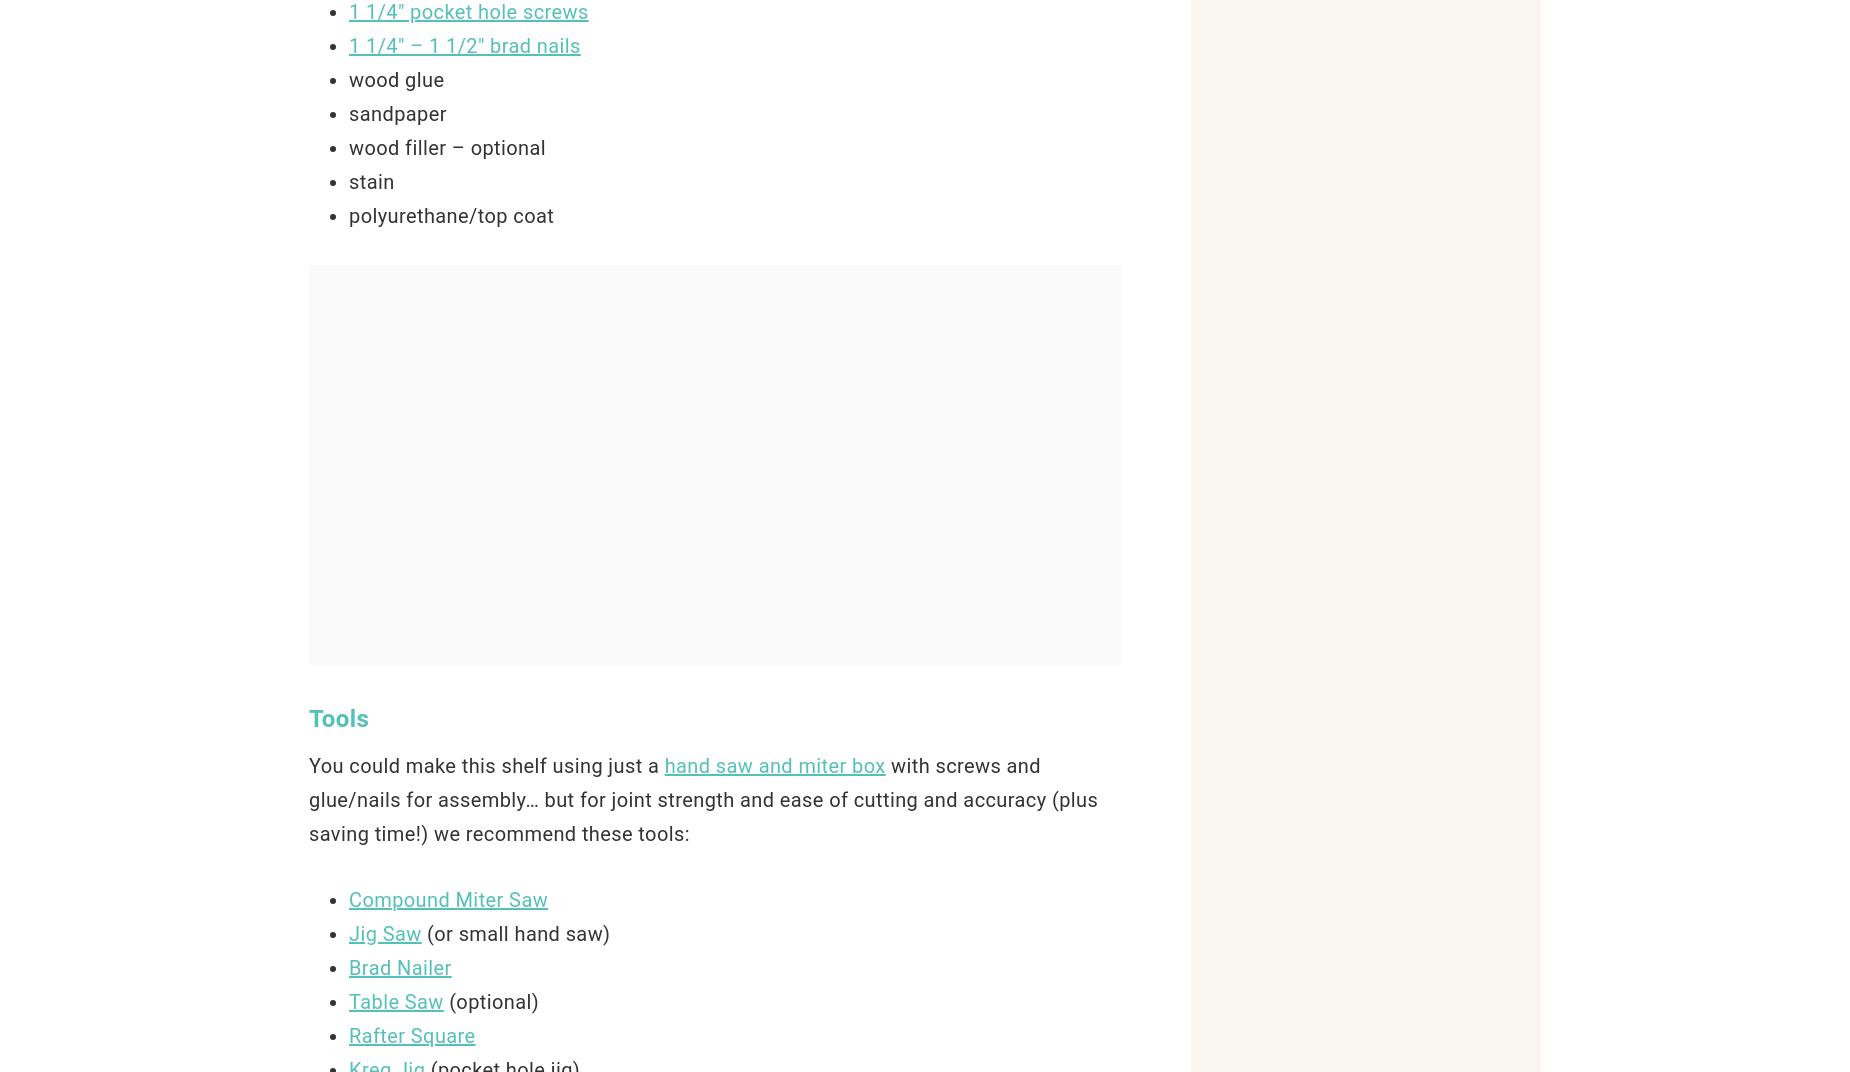 This screenshot has height=1072, width=1850. Describe the element at coordinates (515, 934) in the screenshot. I see `'(or small hand saw)'` at that location.